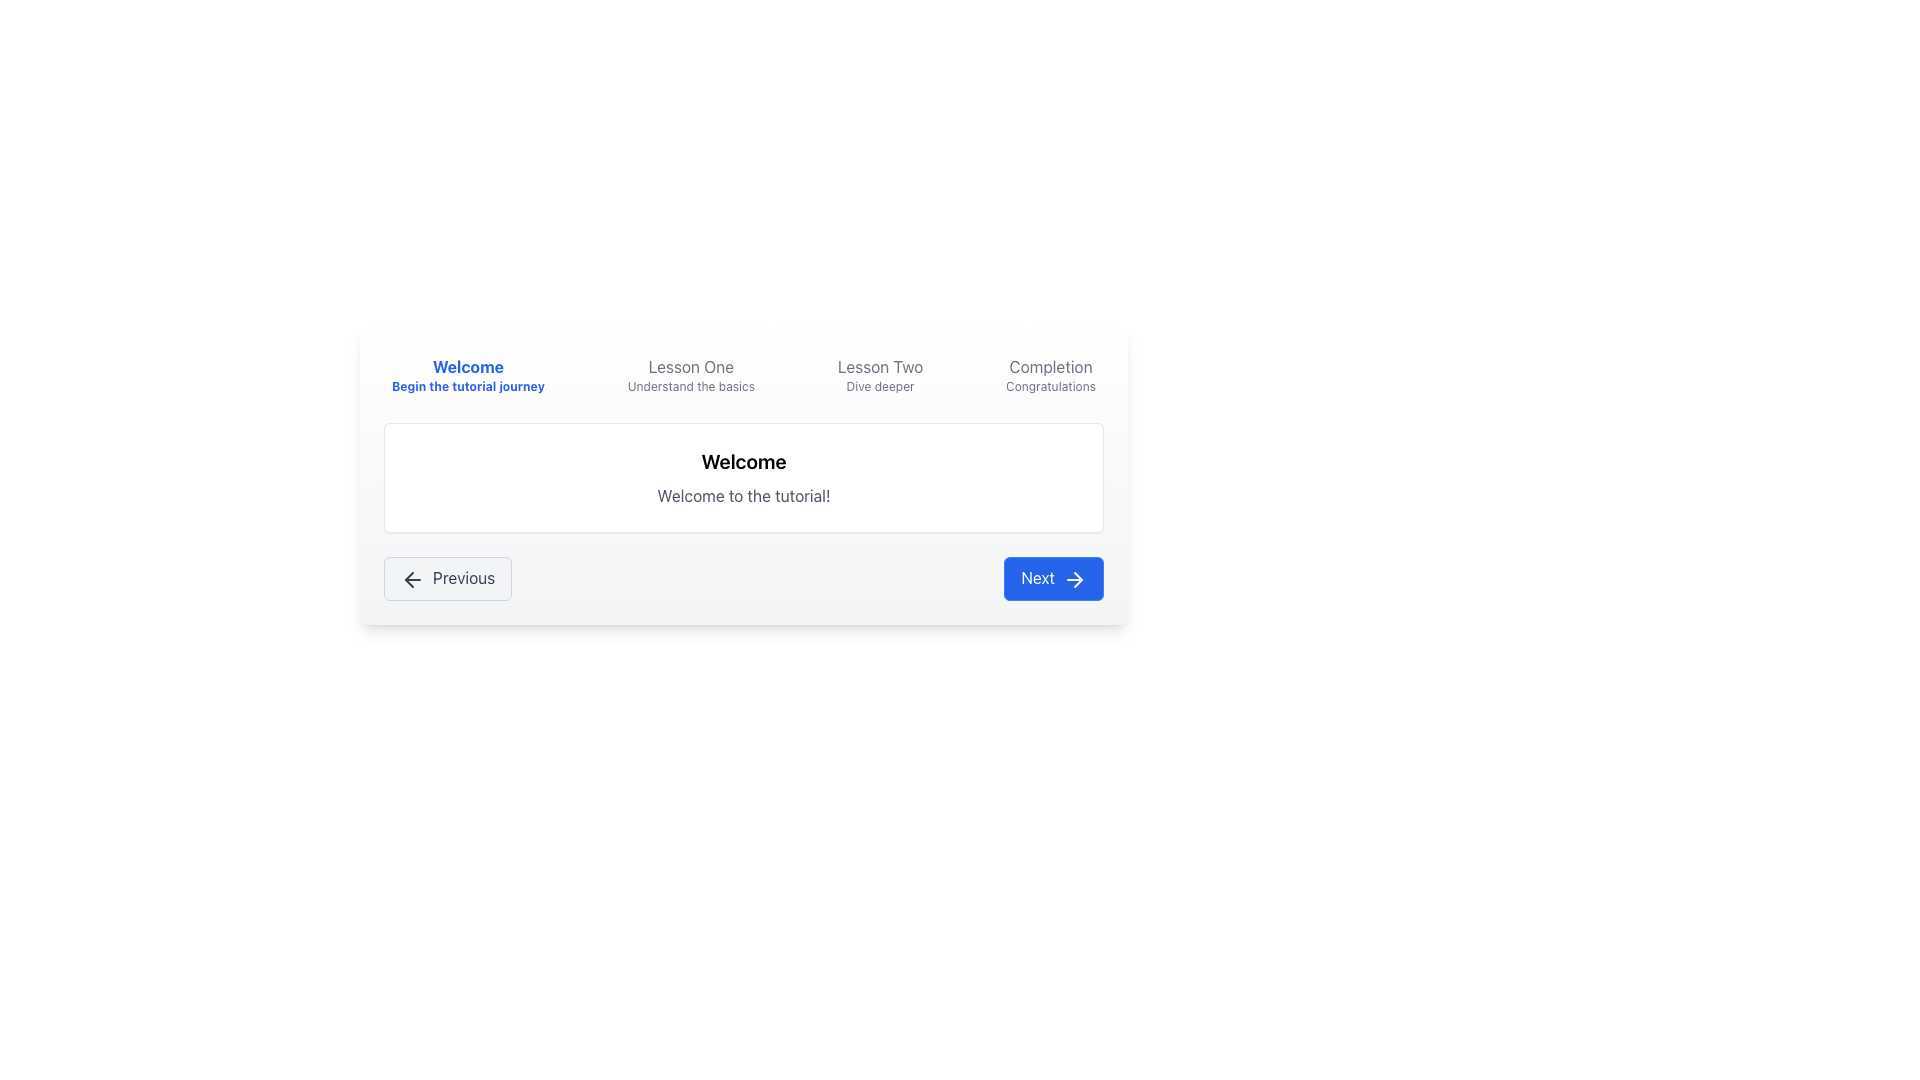 This screenshot has height=1080, width=1920. What do you see at coordinates (1053, 578) in the screenshot?
I see `the rounded blue 'Next' button with white text and a right-facing arrow icon` at bounding box center [1053, 578].